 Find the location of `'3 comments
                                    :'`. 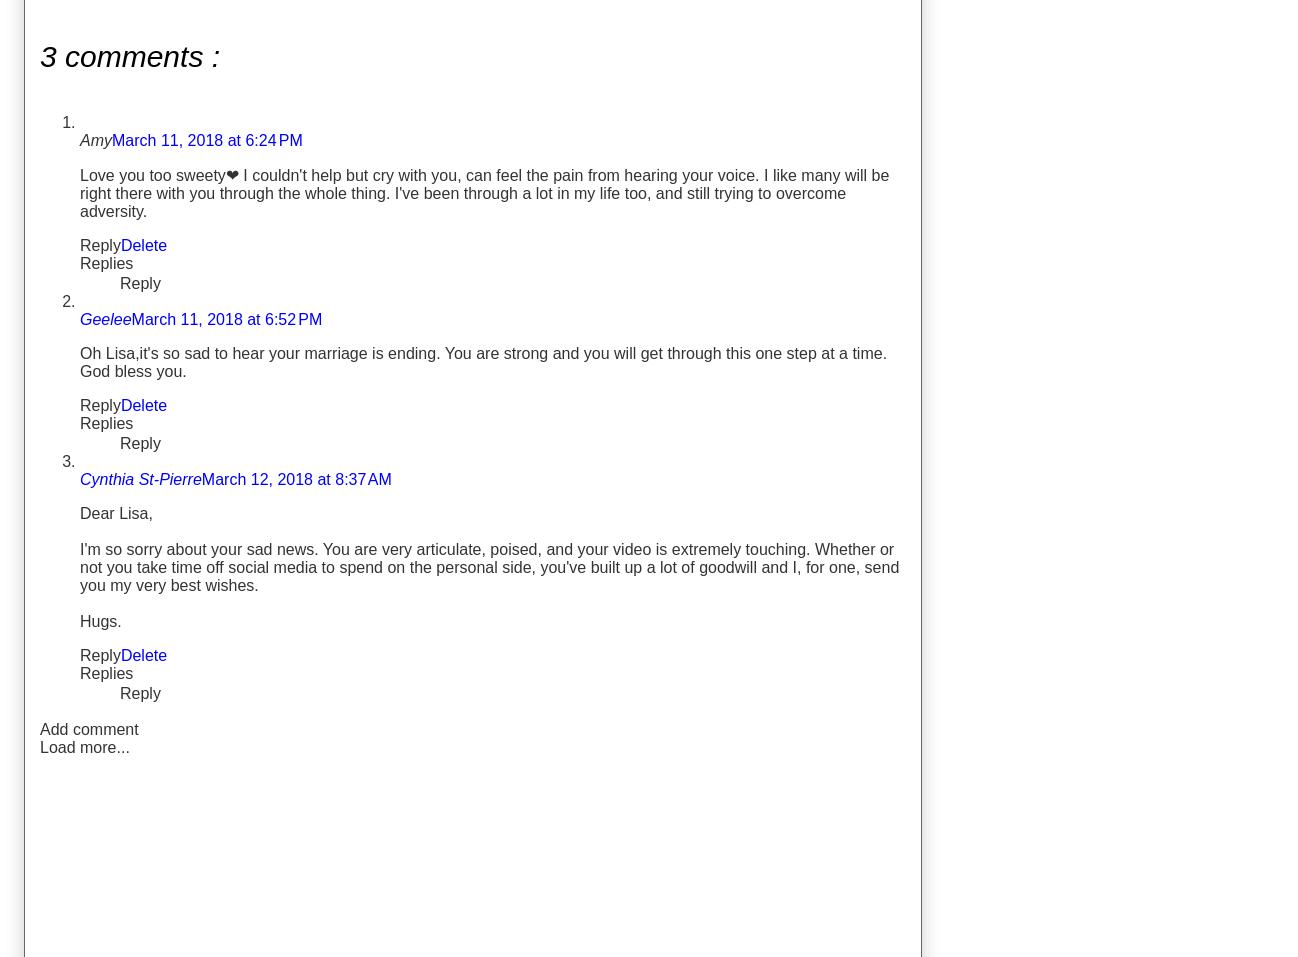

'3 comments
                                    :' is located at coordinates (129, 55).